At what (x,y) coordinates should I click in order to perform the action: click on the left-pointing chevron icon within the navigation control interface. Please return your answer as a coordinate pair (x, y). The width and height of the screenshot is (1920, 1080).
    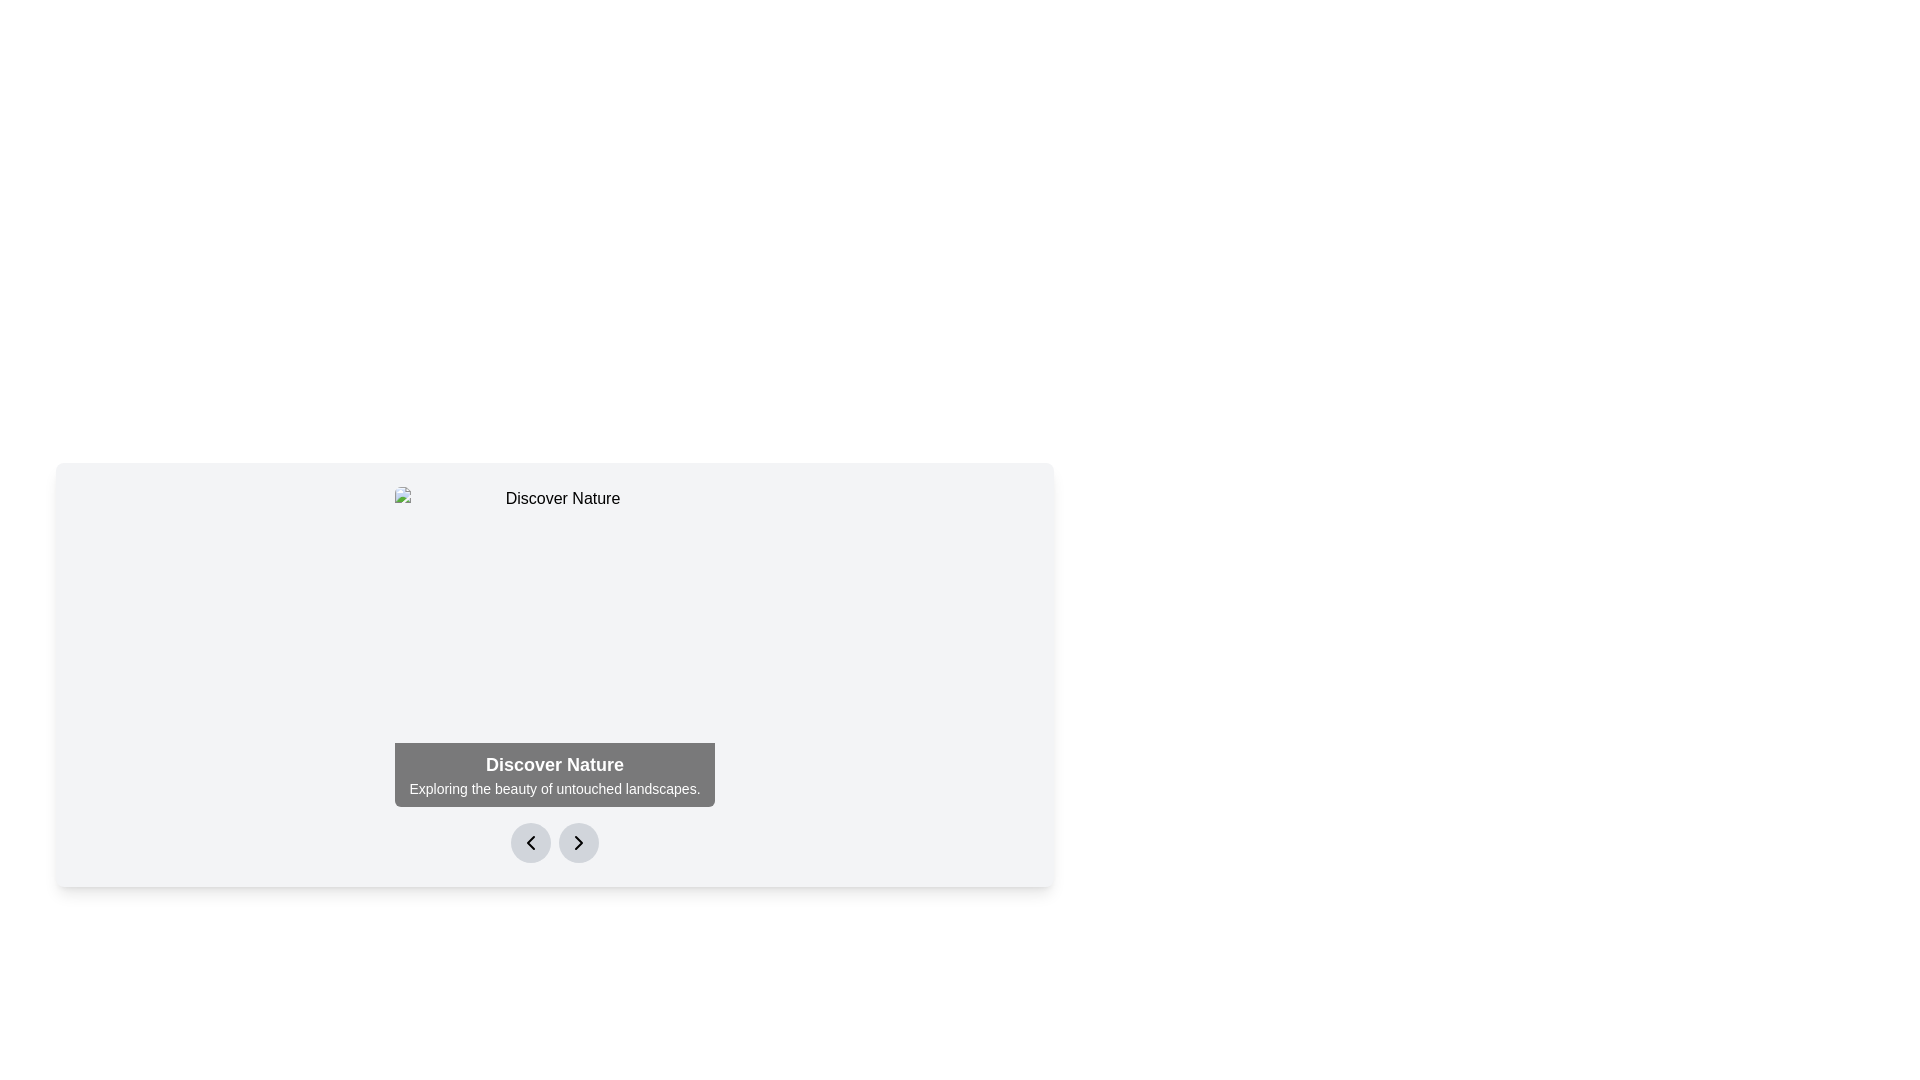
    Looking at the image, I should click on (531, 843).